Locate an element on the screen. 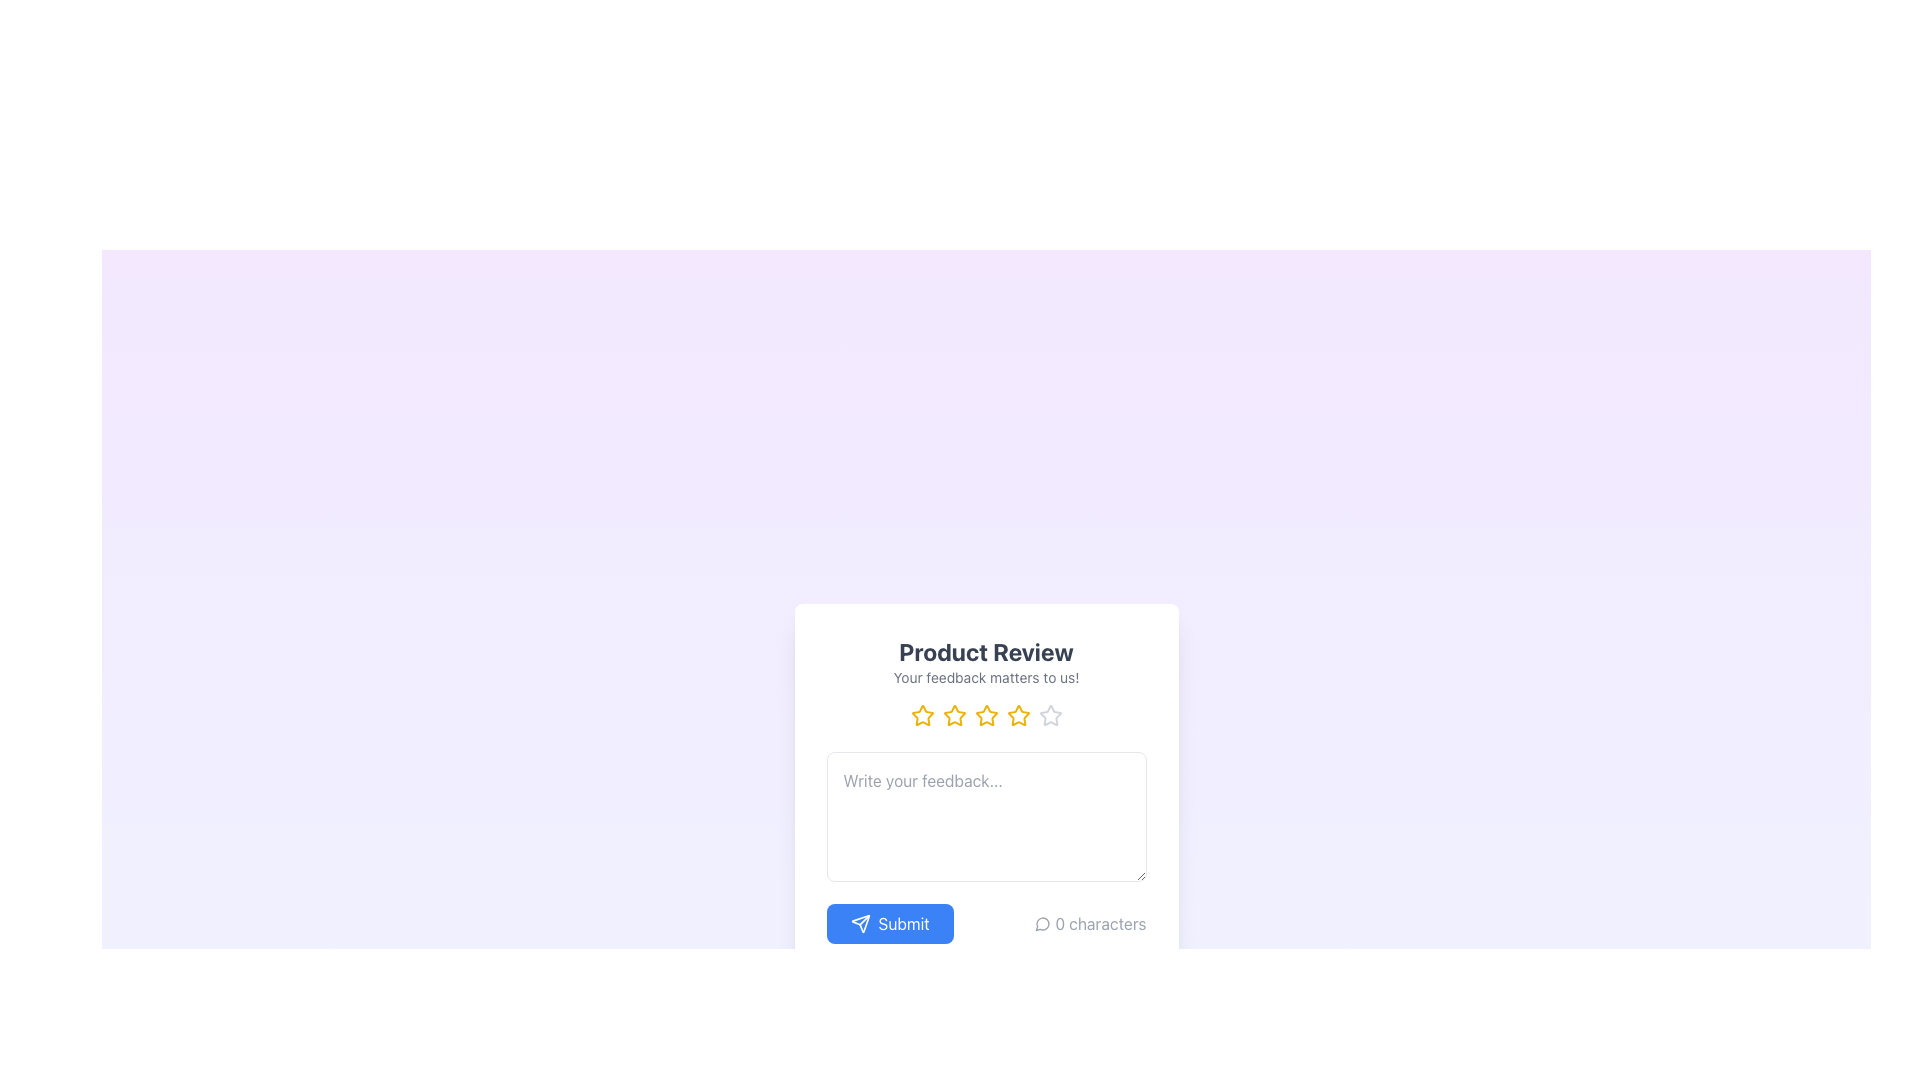  the second star in the star rating system is located at coordinates (921, 714).